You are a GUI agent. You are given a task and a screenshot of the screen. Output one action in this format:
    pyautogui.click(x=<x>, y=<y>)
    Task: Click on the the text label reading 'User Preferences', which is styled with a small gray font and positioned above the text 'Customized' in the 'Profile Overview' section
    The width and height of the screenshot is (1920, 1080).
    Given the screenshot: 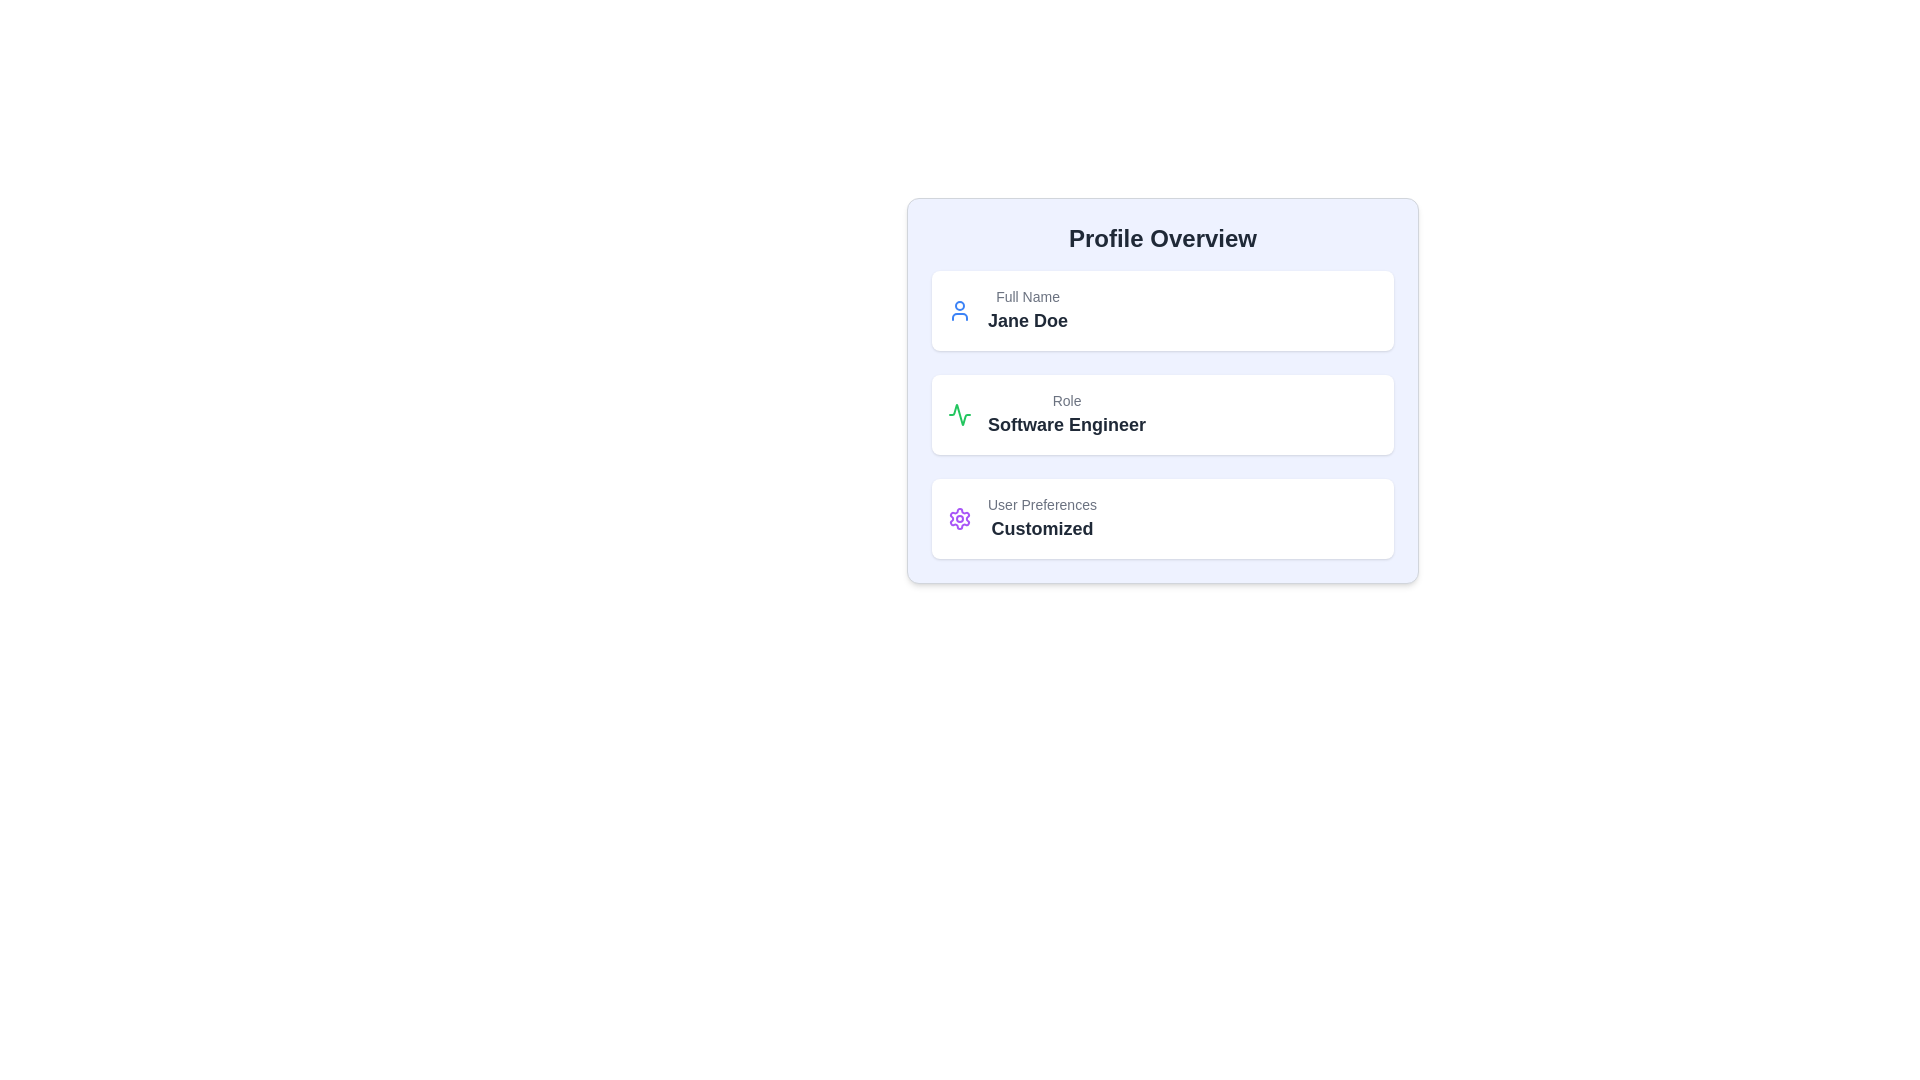 What is the action you would take?
    pyautogui.click(x=1041, y=504)
    